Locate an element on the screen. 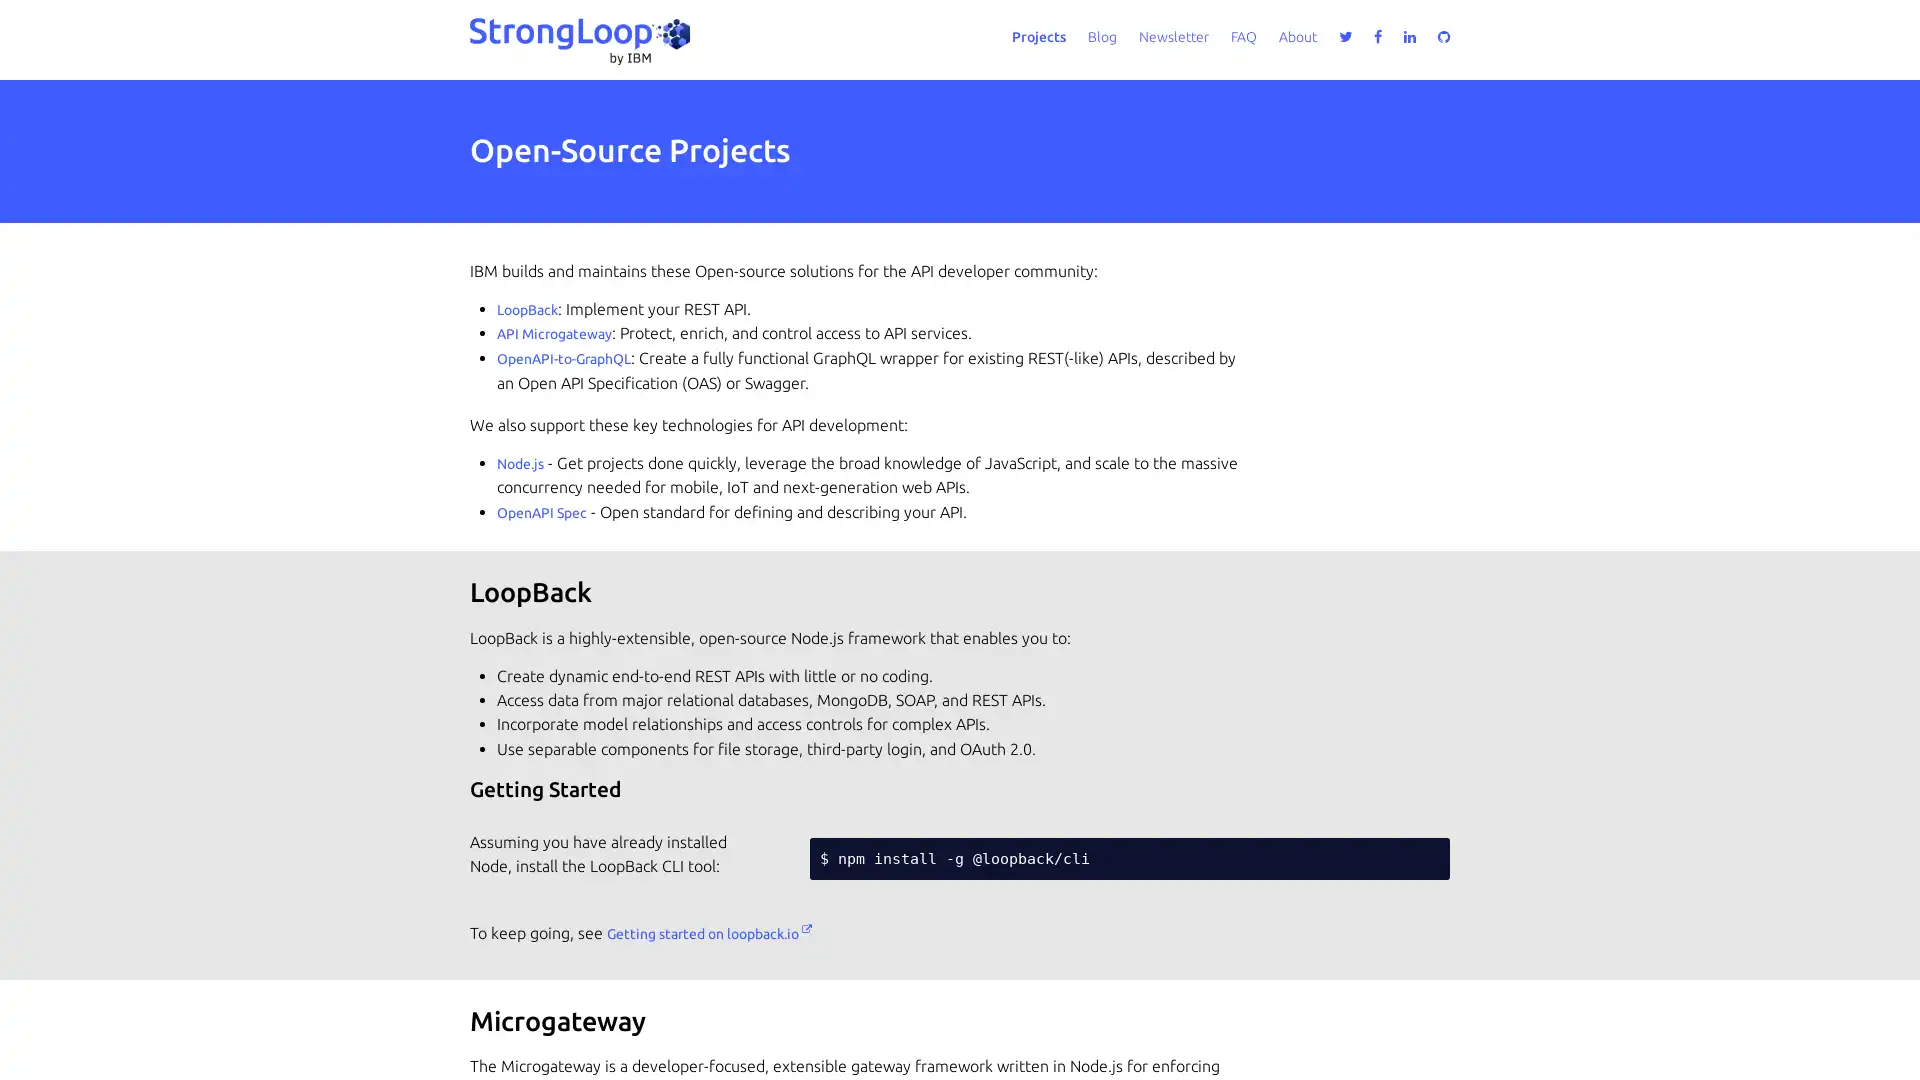  Do not sell my personal information is located at coordinates (1758, 1014).